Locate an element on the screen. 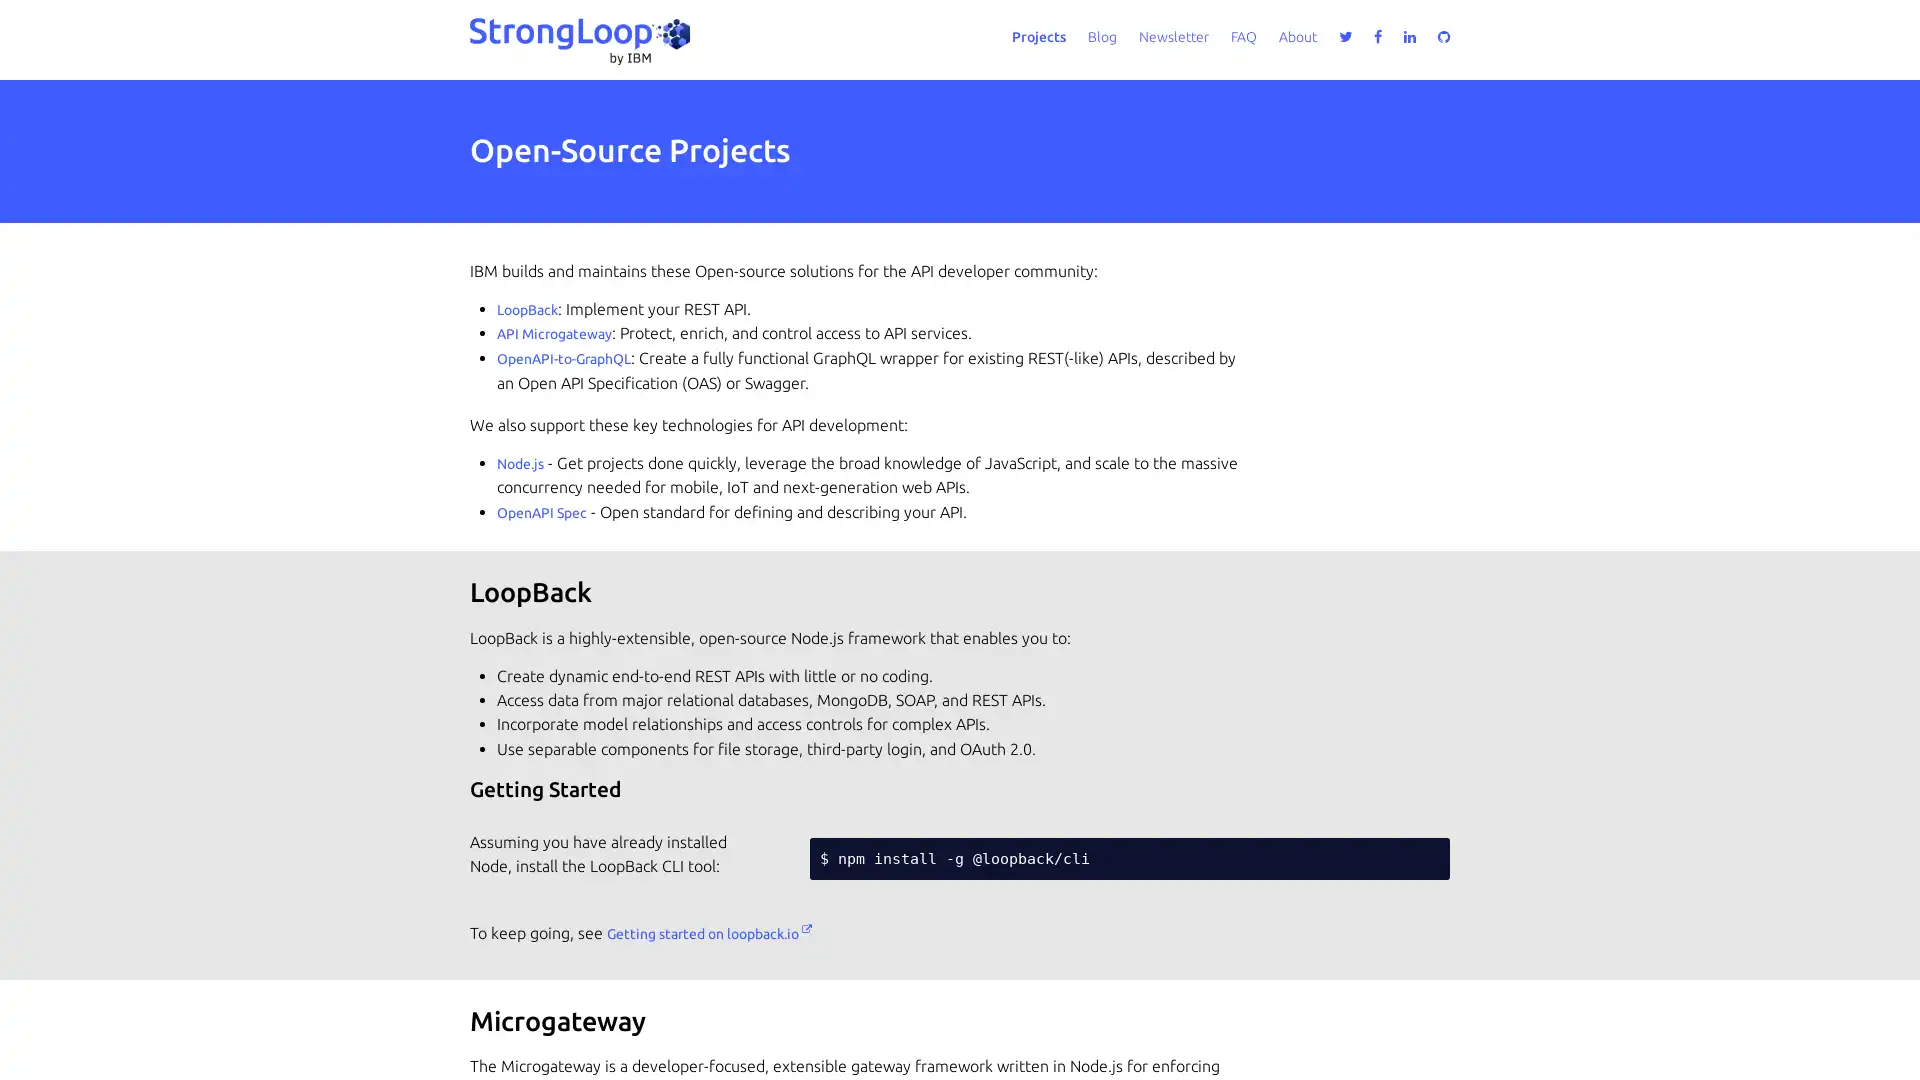  Do not sell my personal information is located at coordinates (1758, 1014).